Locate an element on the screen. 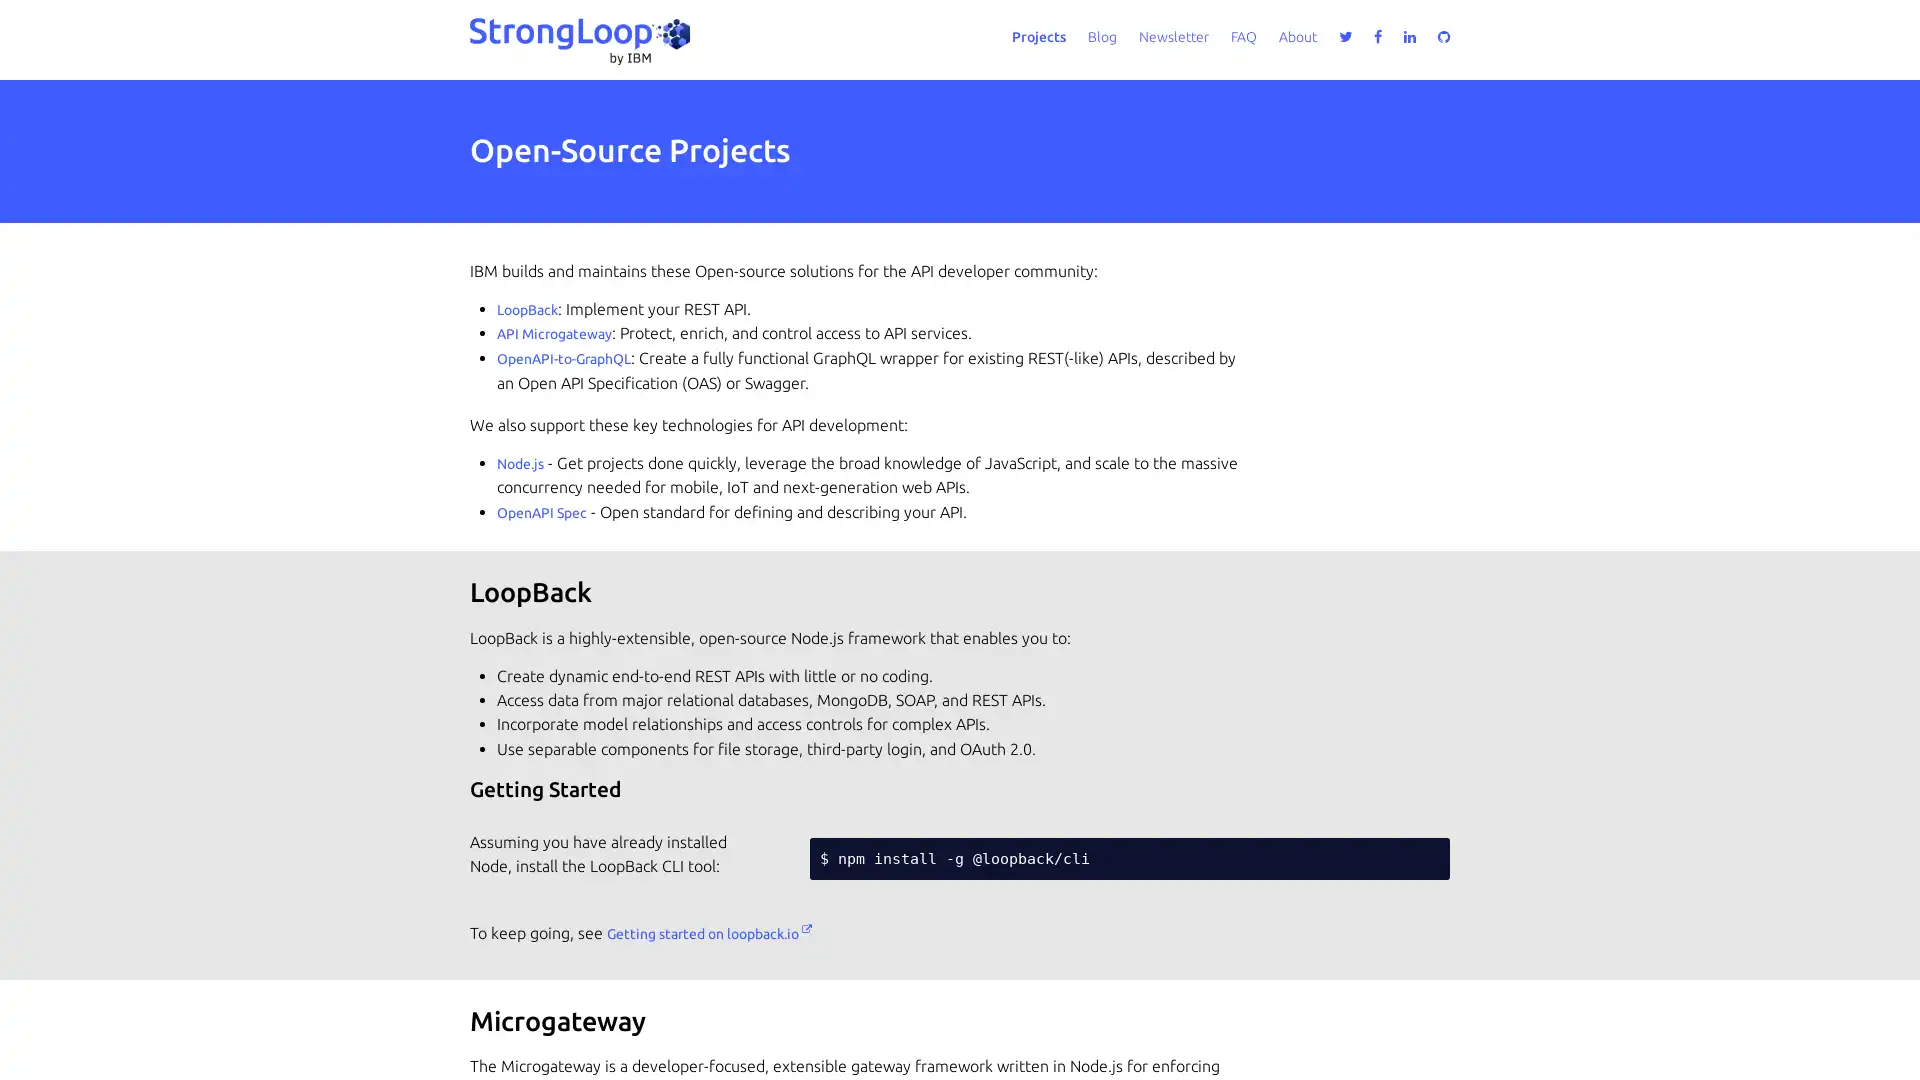  Do not sell my personal information is located at coordinates (1758, 1014).